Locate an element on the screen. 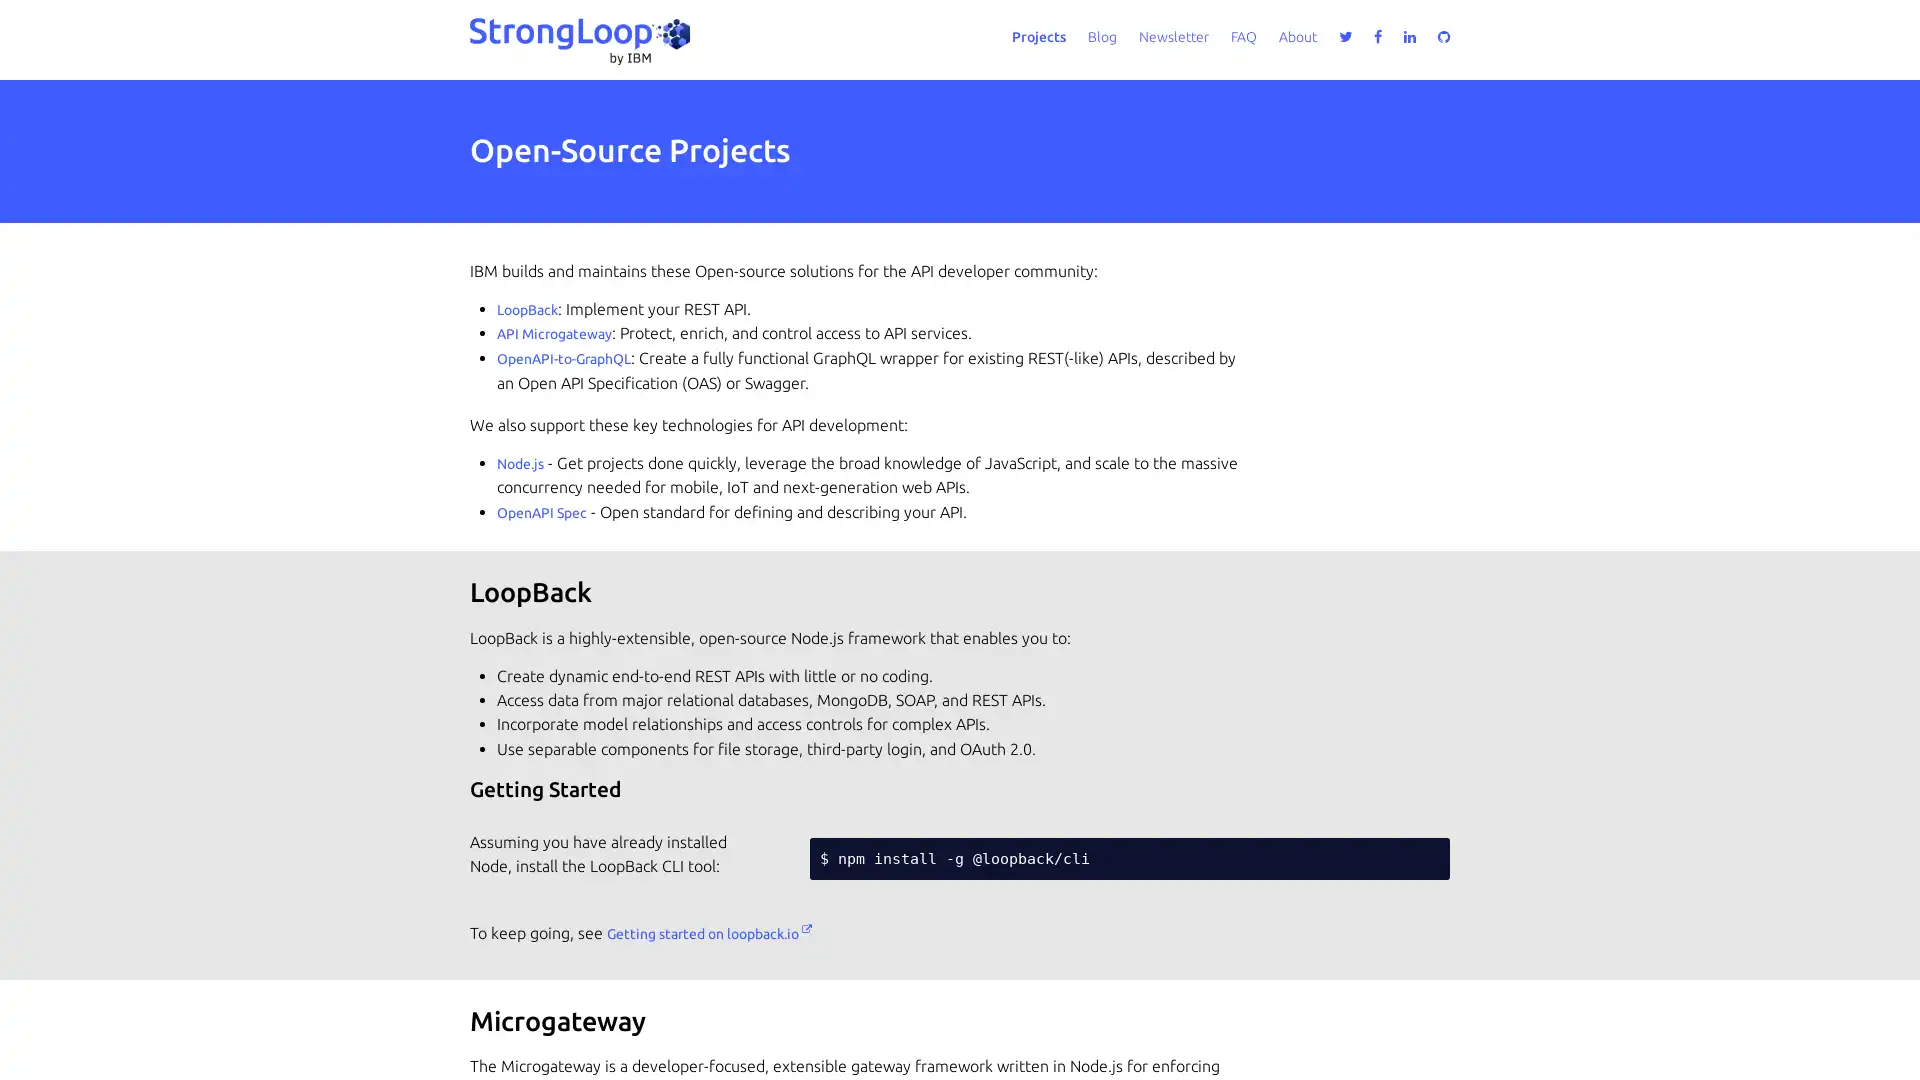  Do not sell my personal information is located at coordinates (1758, 1014).